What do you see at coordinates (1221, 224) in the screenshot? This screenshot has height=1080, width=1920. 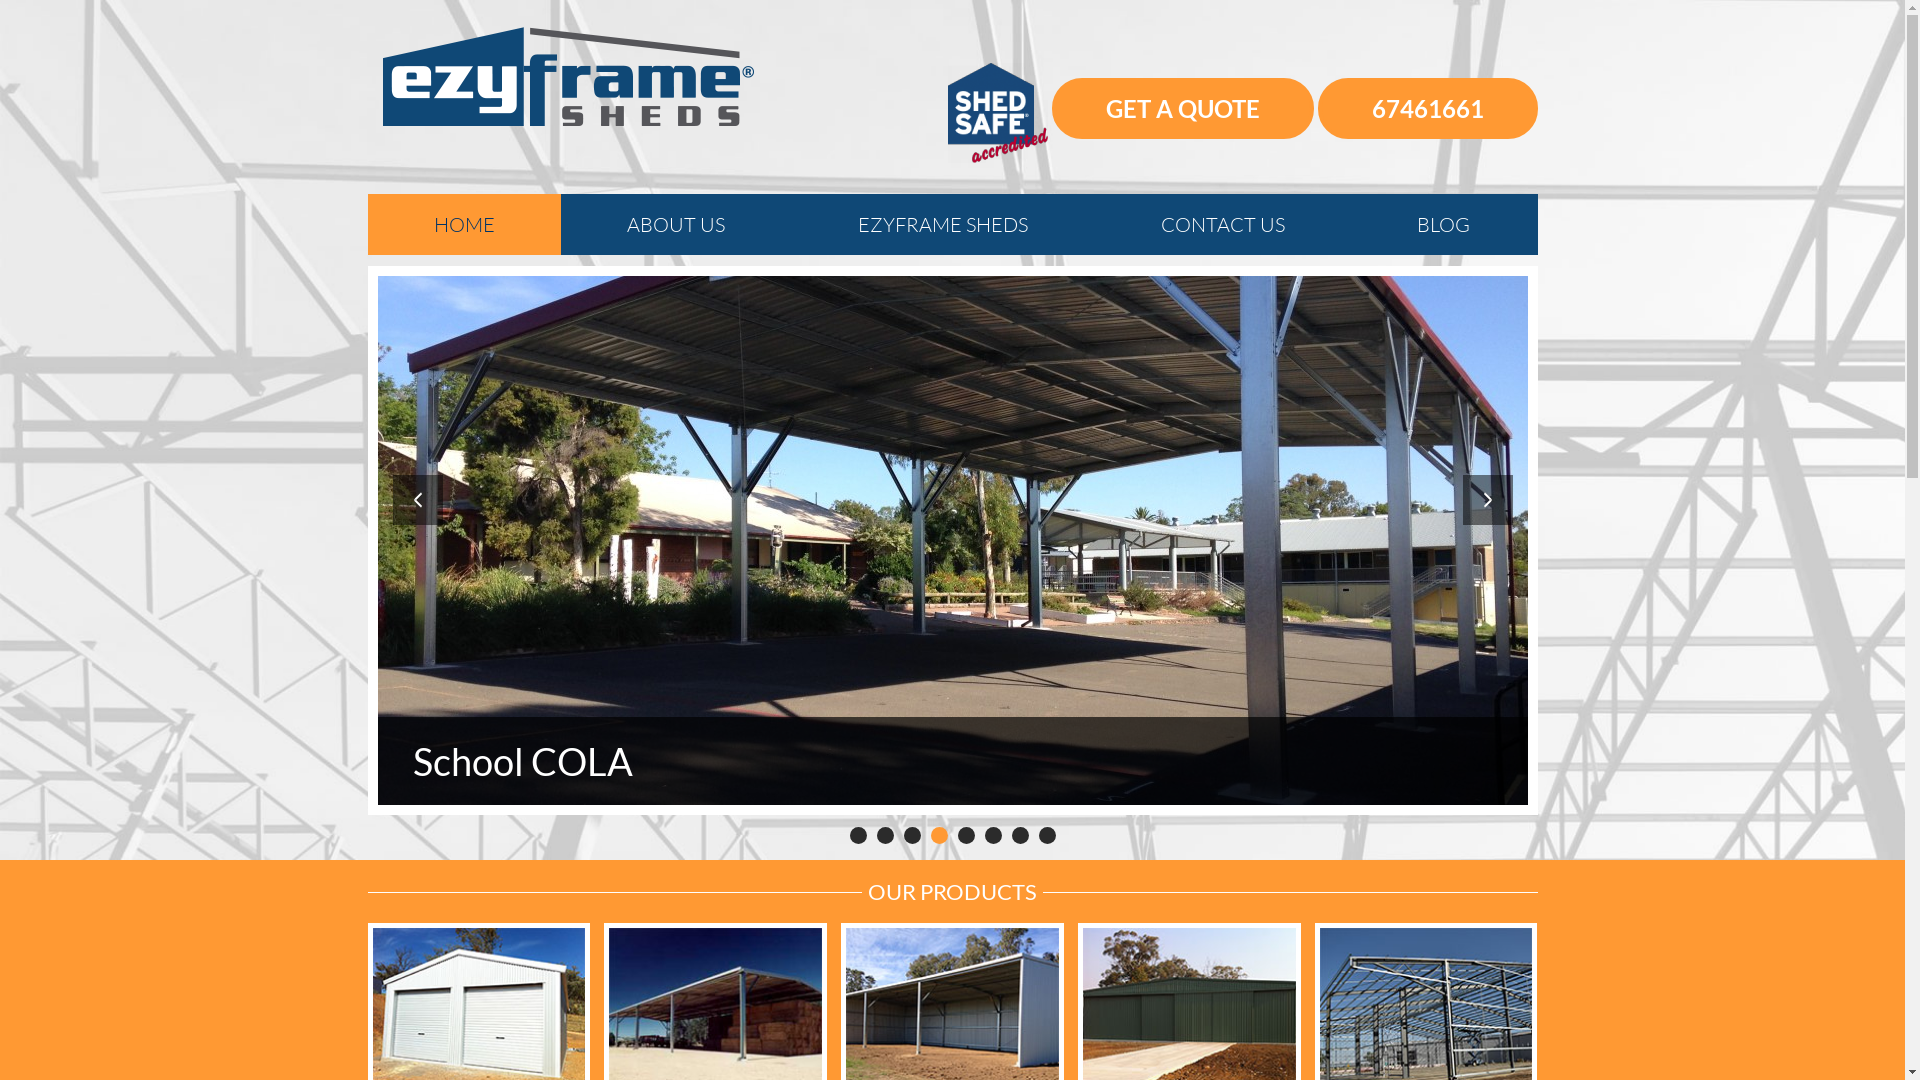 I see `'CONTACT US'` at bounding box center [1221, 224].